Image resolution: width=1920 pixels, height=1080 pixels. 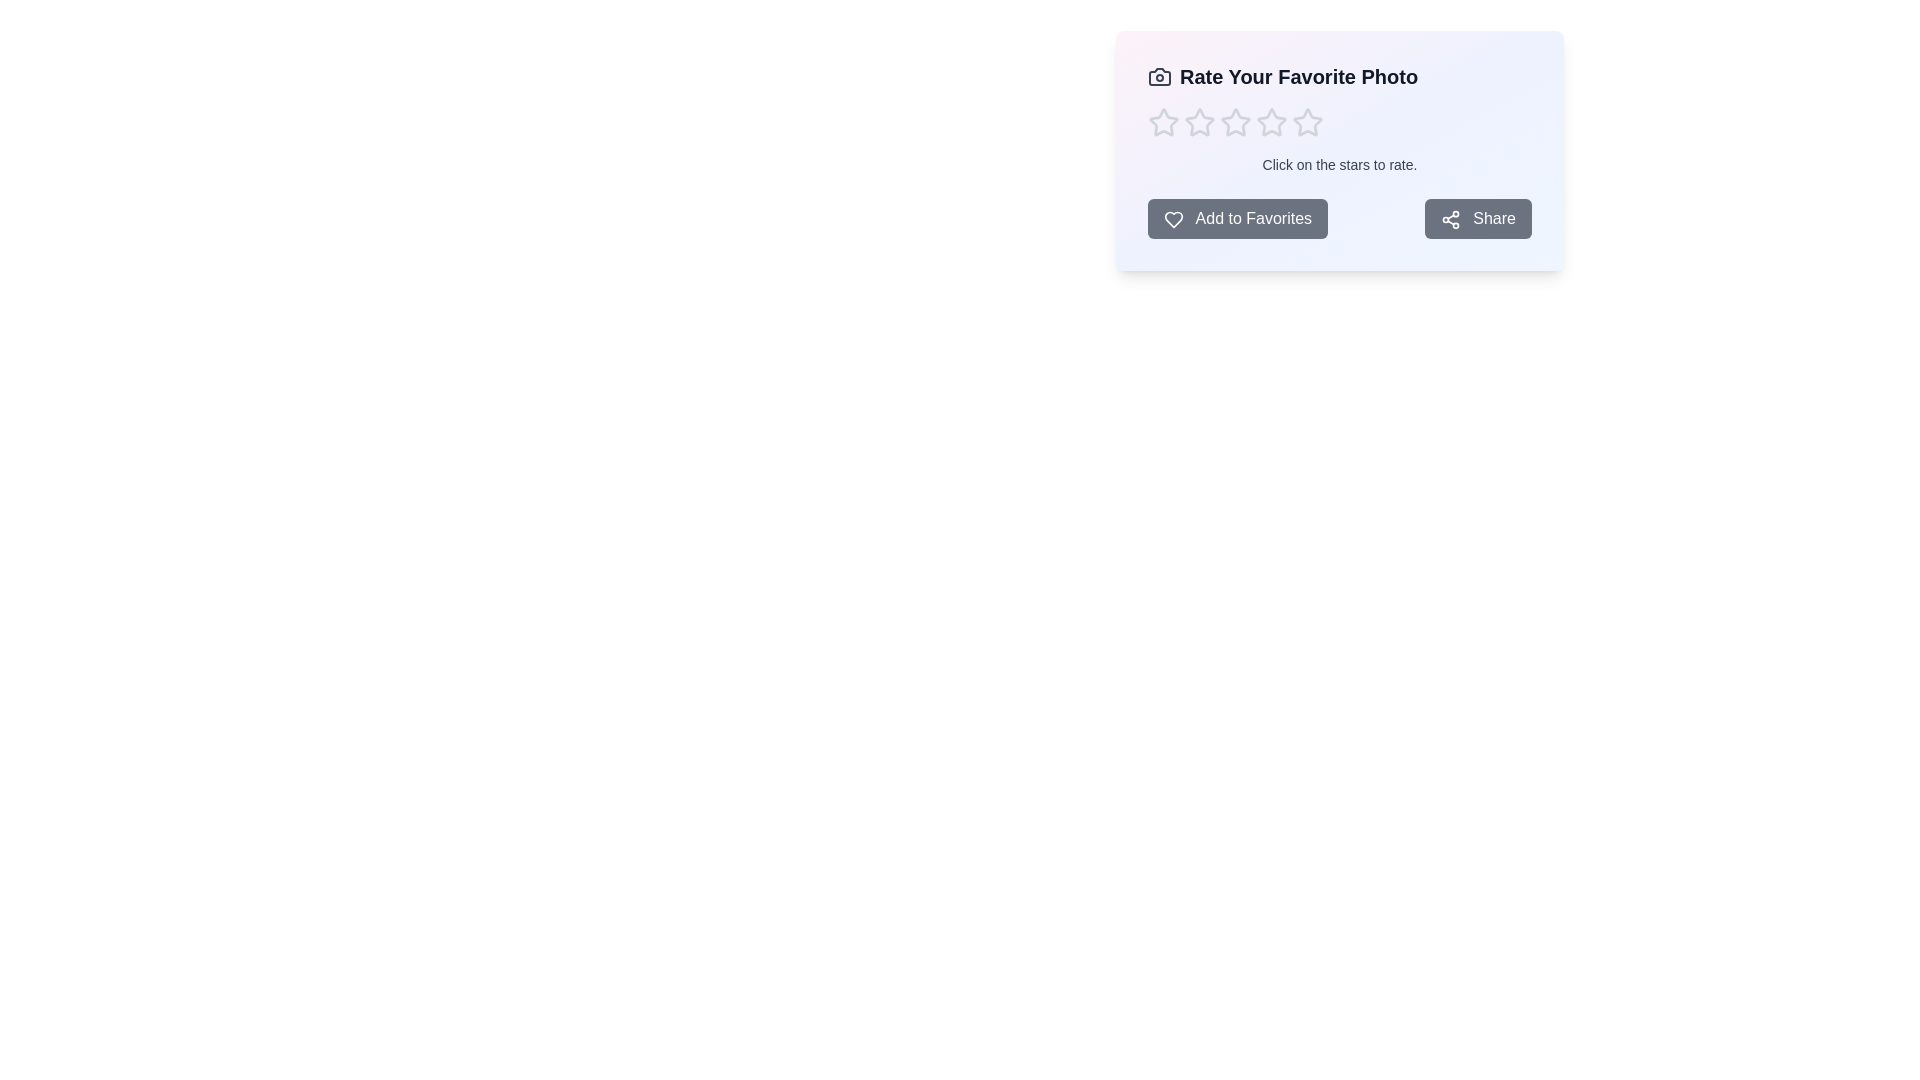 What do you see at coordinates (1308, 122) in the screenshot?
I see `the fourth star icon` at bounding box center [1308, 122].